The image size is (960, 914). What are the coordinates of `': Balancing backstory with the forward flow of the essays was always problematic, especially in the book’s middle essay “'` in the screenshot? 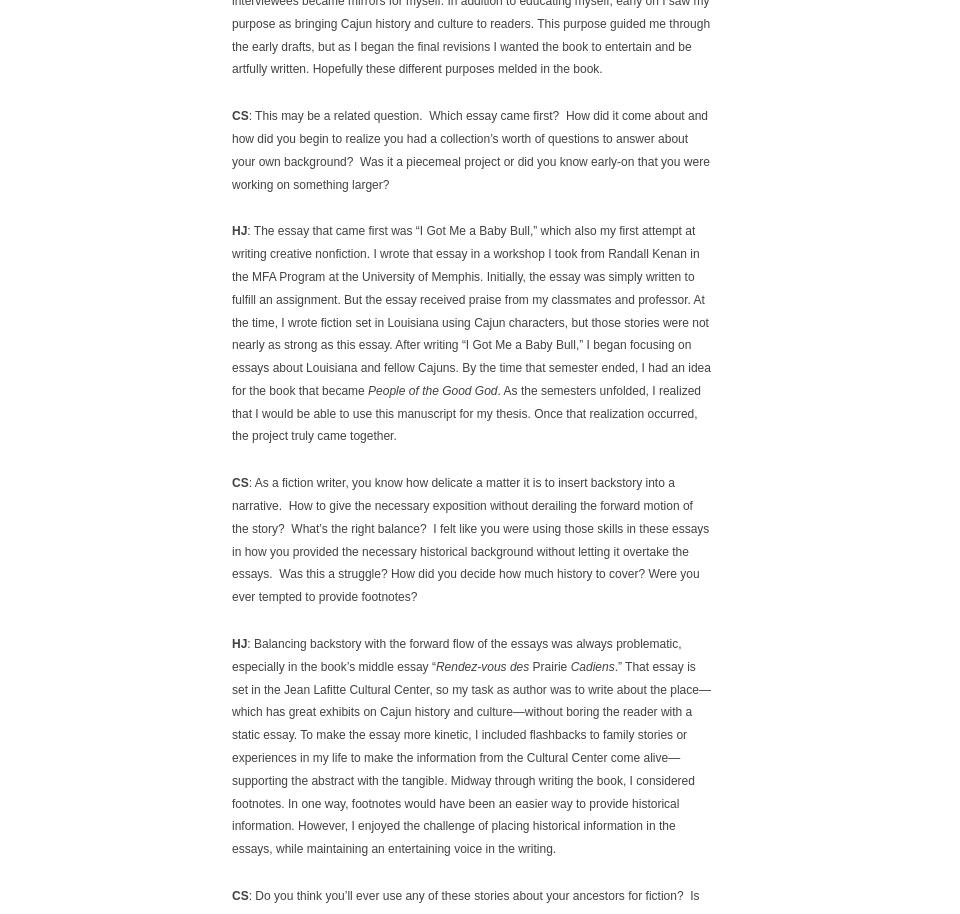 It's located at (232, 654).